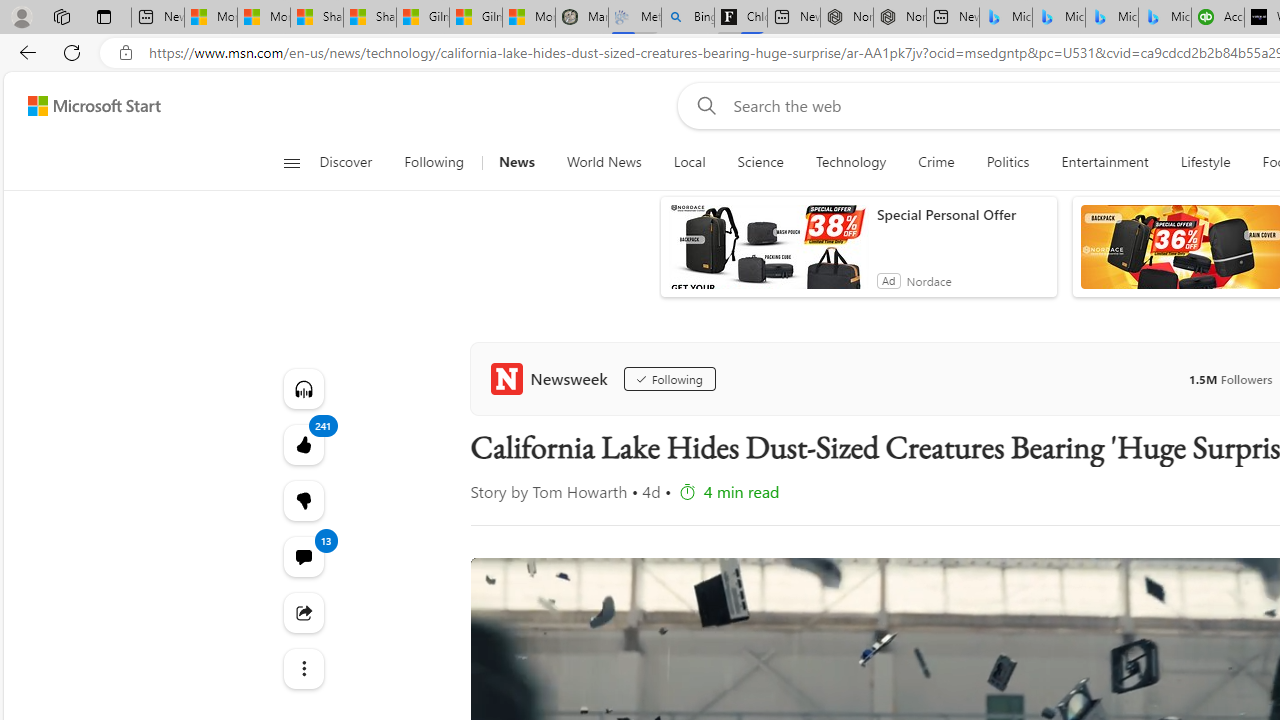 The image size is (1280, 720). What do you see at coordinates (603, 162) in the screenshot?
I see `'World News'` at bounding box center [603, 162].